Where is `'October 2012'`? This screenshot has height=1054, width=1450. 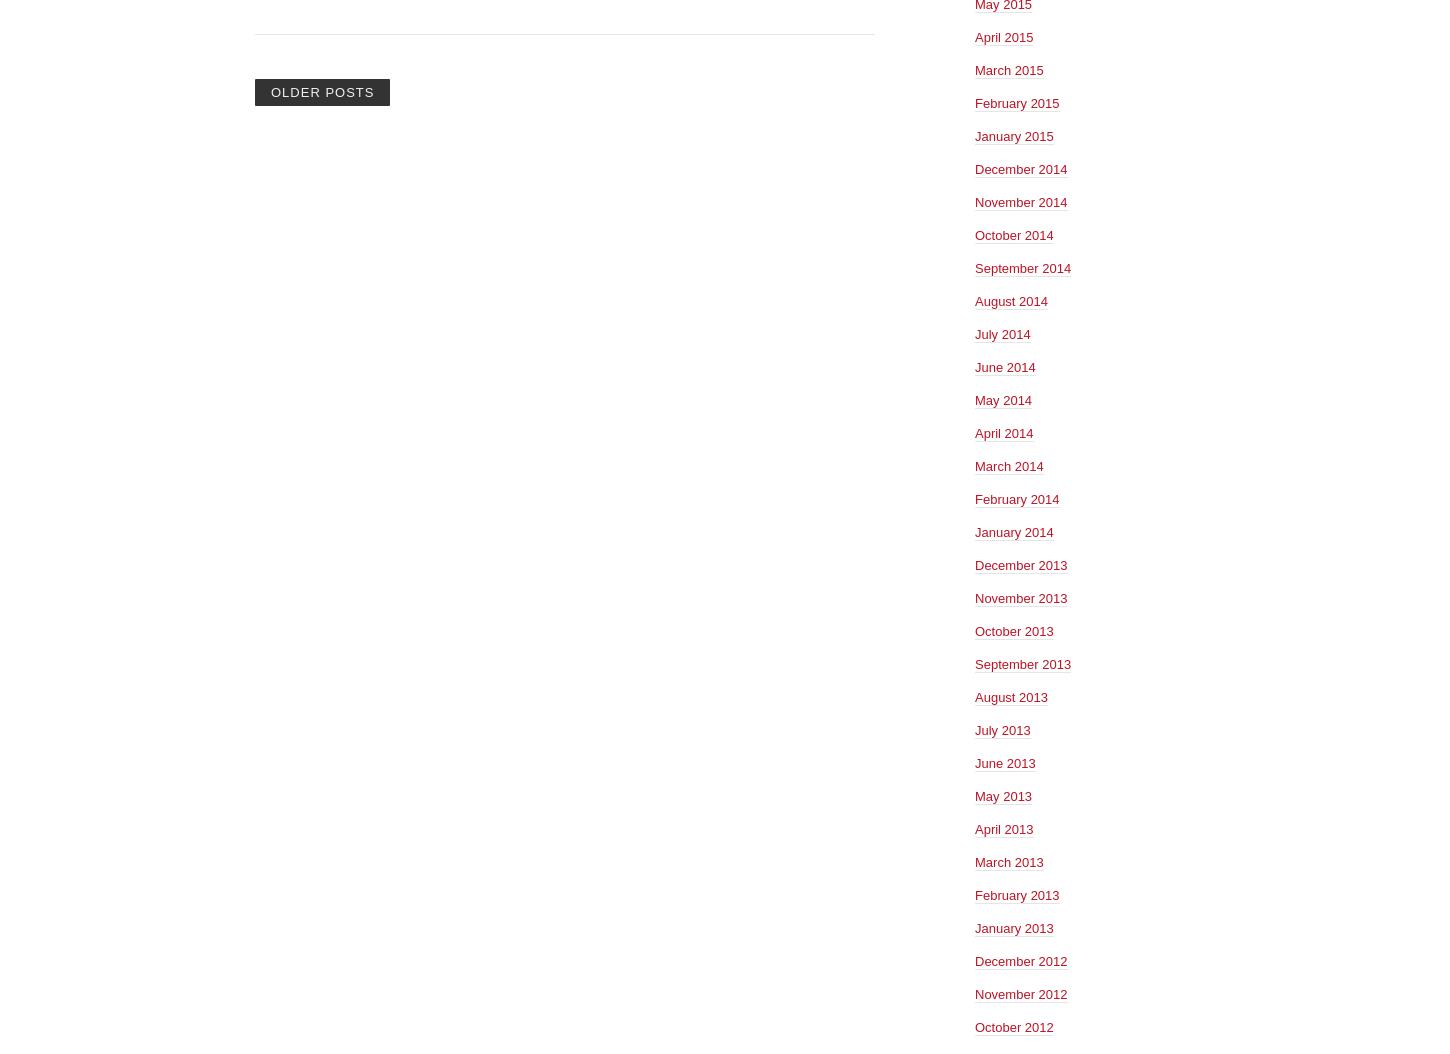
'October 2012' is located at coordinates (1013, 1025).